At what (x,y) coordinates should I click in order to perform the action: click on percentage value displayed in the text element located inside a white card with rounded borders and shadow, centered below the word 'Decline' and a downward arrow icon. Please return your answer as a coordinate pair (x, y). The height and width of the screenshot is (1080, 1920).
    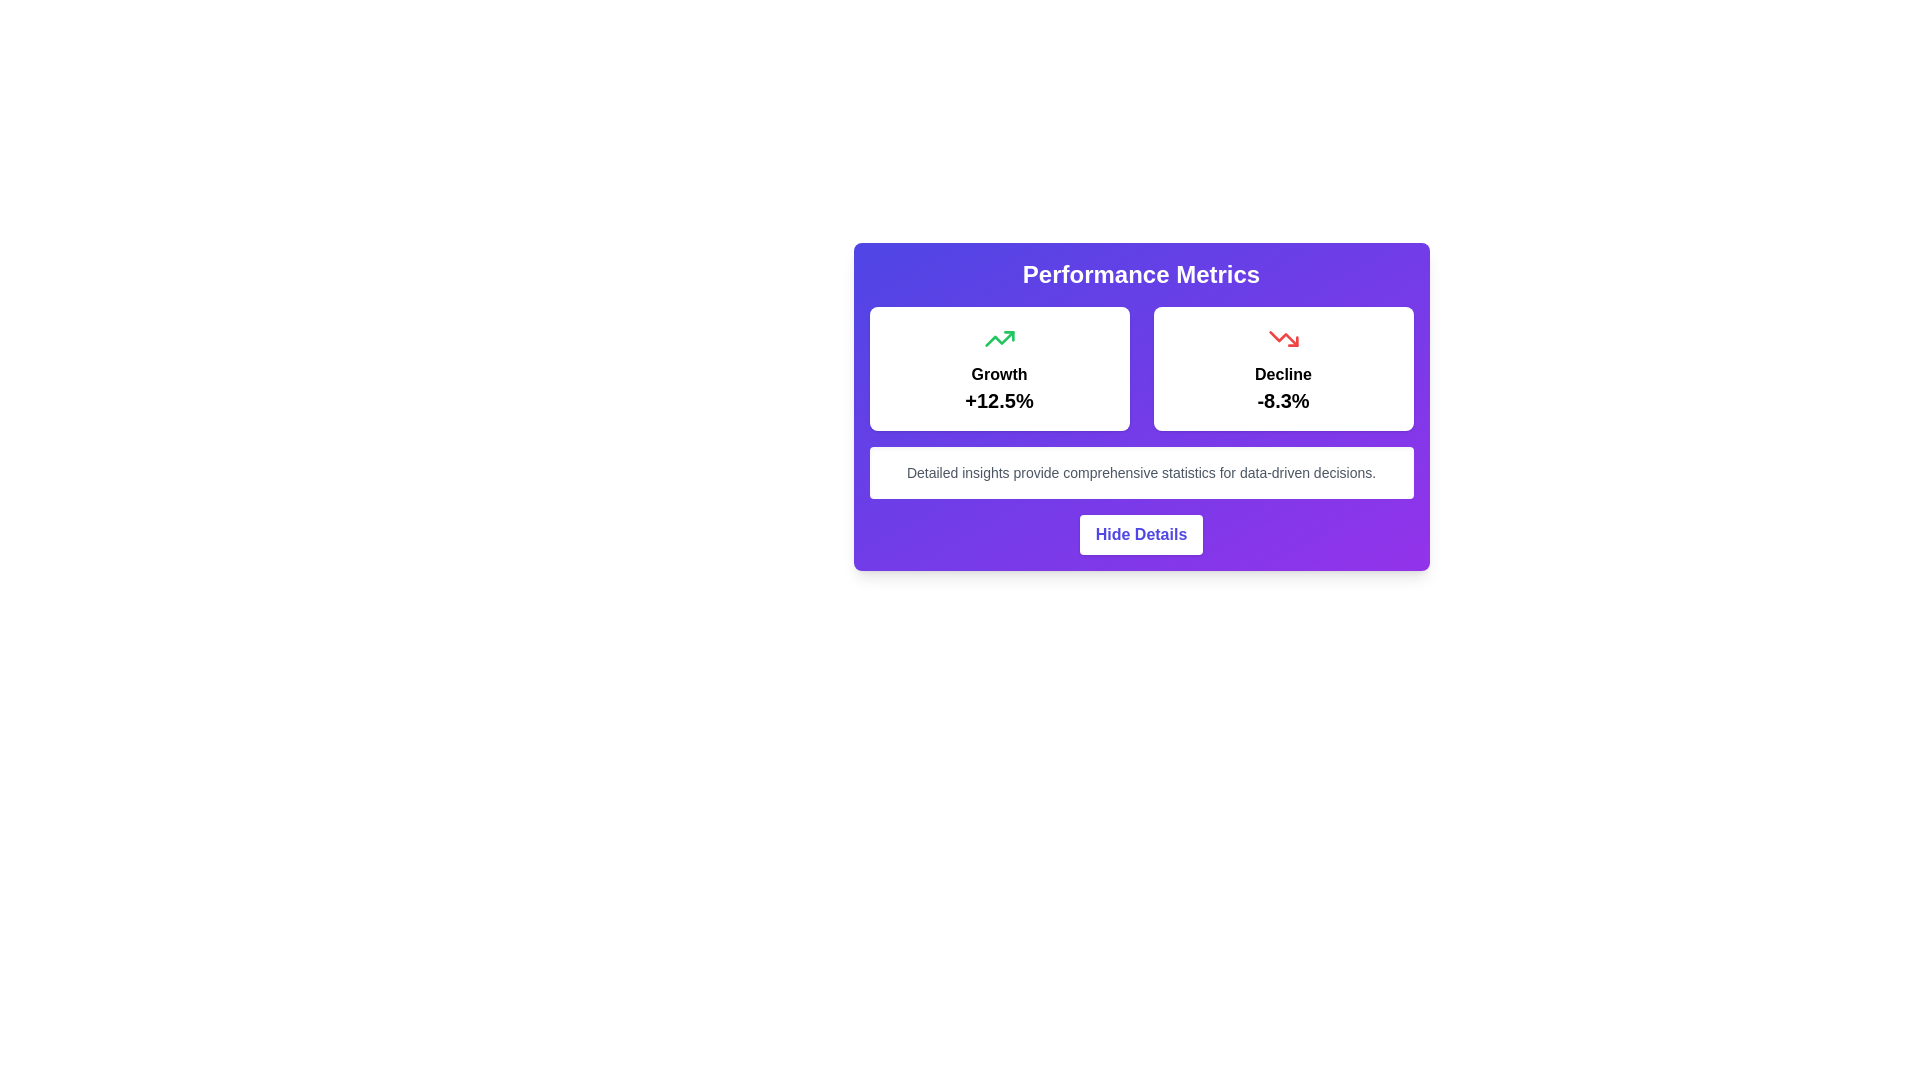
    Looking at the image, I should click on (1283, 401).